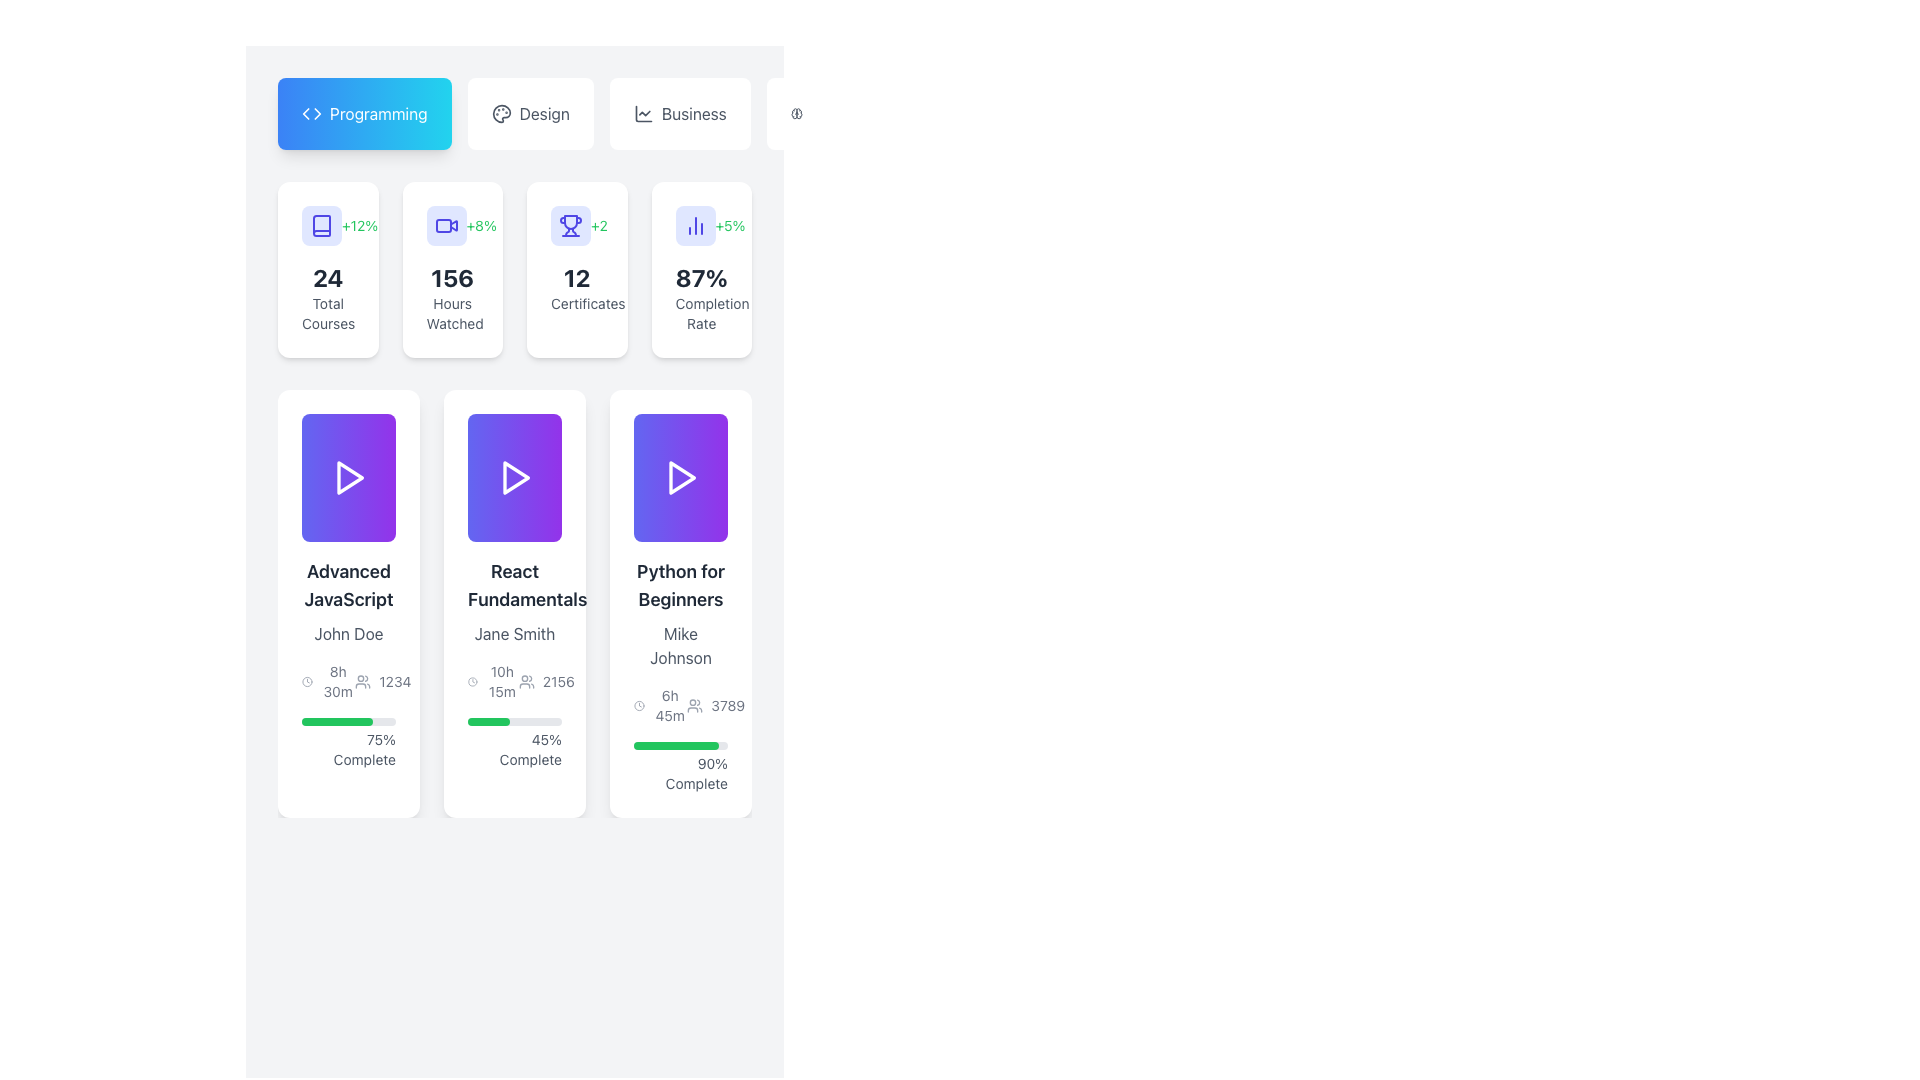  What do you see at coordinates (701, 313) in the screenshot?
I see `the text label reading 'Completion Rate', which is located directly below the percentage value '87%' in the fourth column of the metrics card` at bounding box center [701, 313].